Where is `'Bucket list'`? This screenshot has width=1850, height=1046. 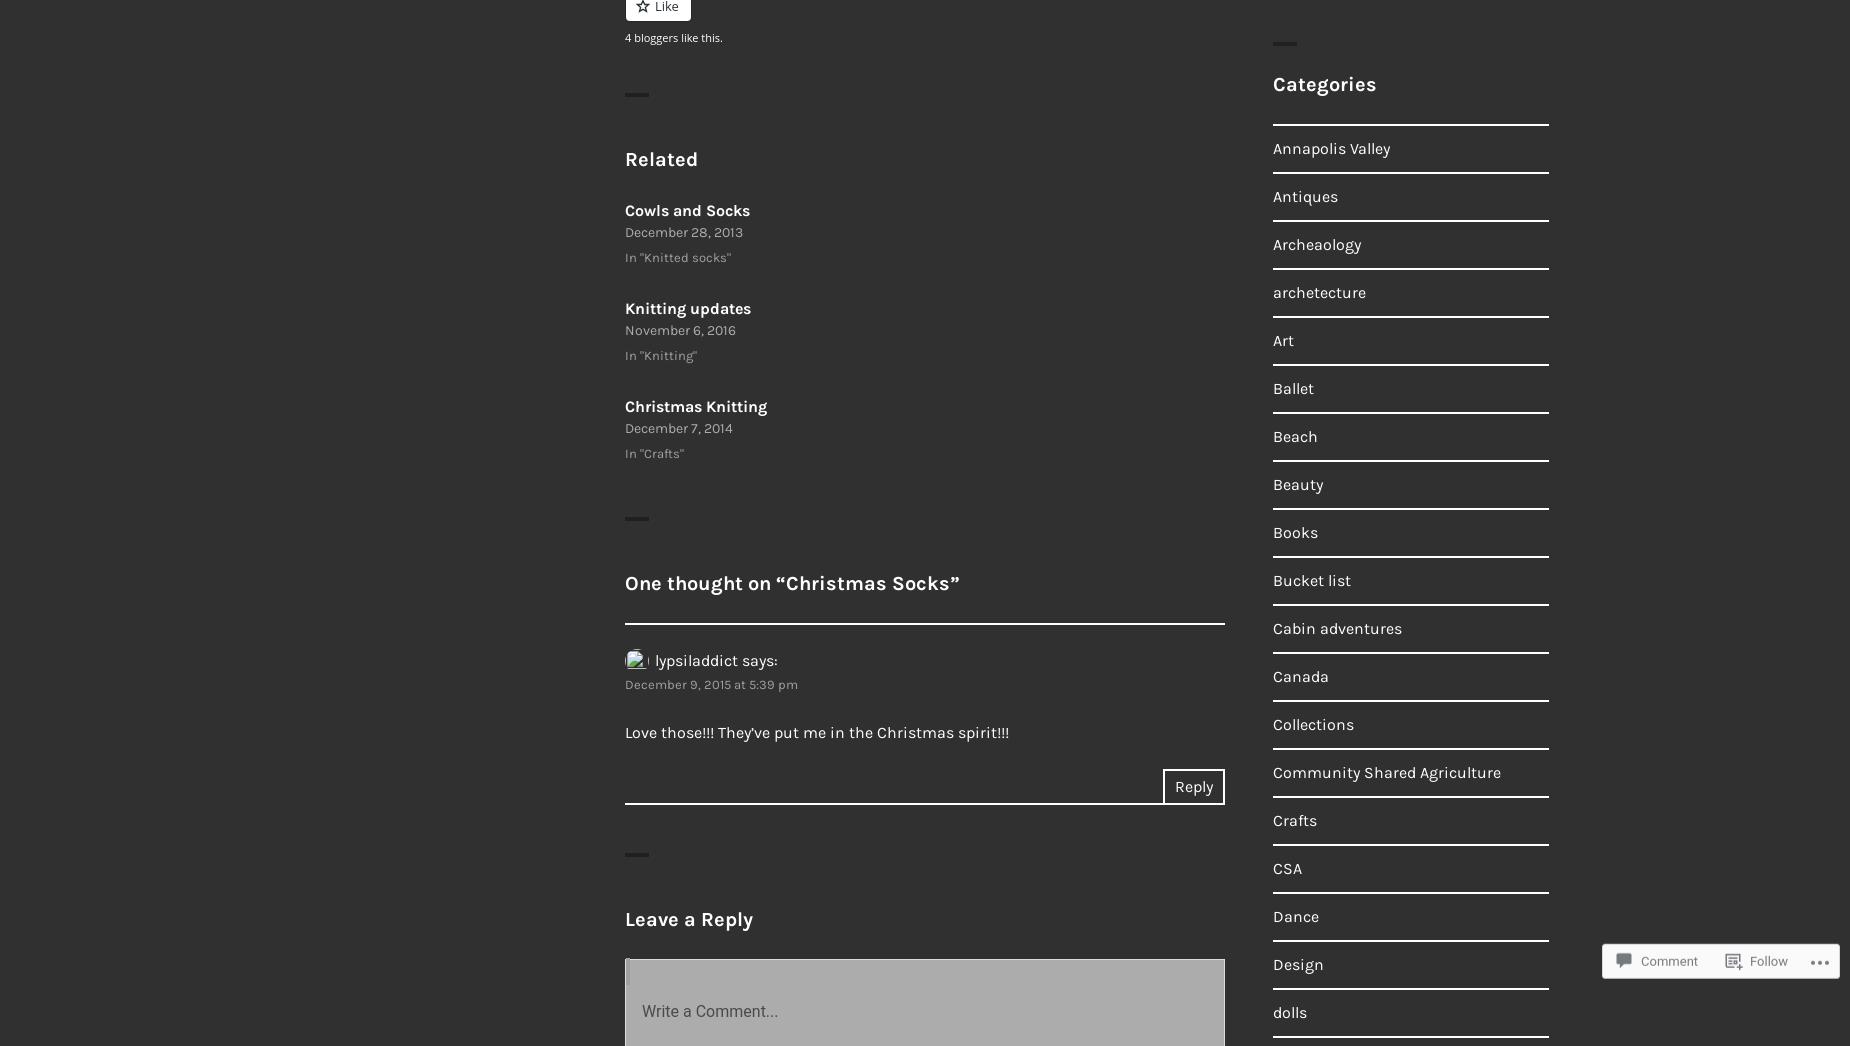
'Bucket list' is located at coordinates (1311, 580).